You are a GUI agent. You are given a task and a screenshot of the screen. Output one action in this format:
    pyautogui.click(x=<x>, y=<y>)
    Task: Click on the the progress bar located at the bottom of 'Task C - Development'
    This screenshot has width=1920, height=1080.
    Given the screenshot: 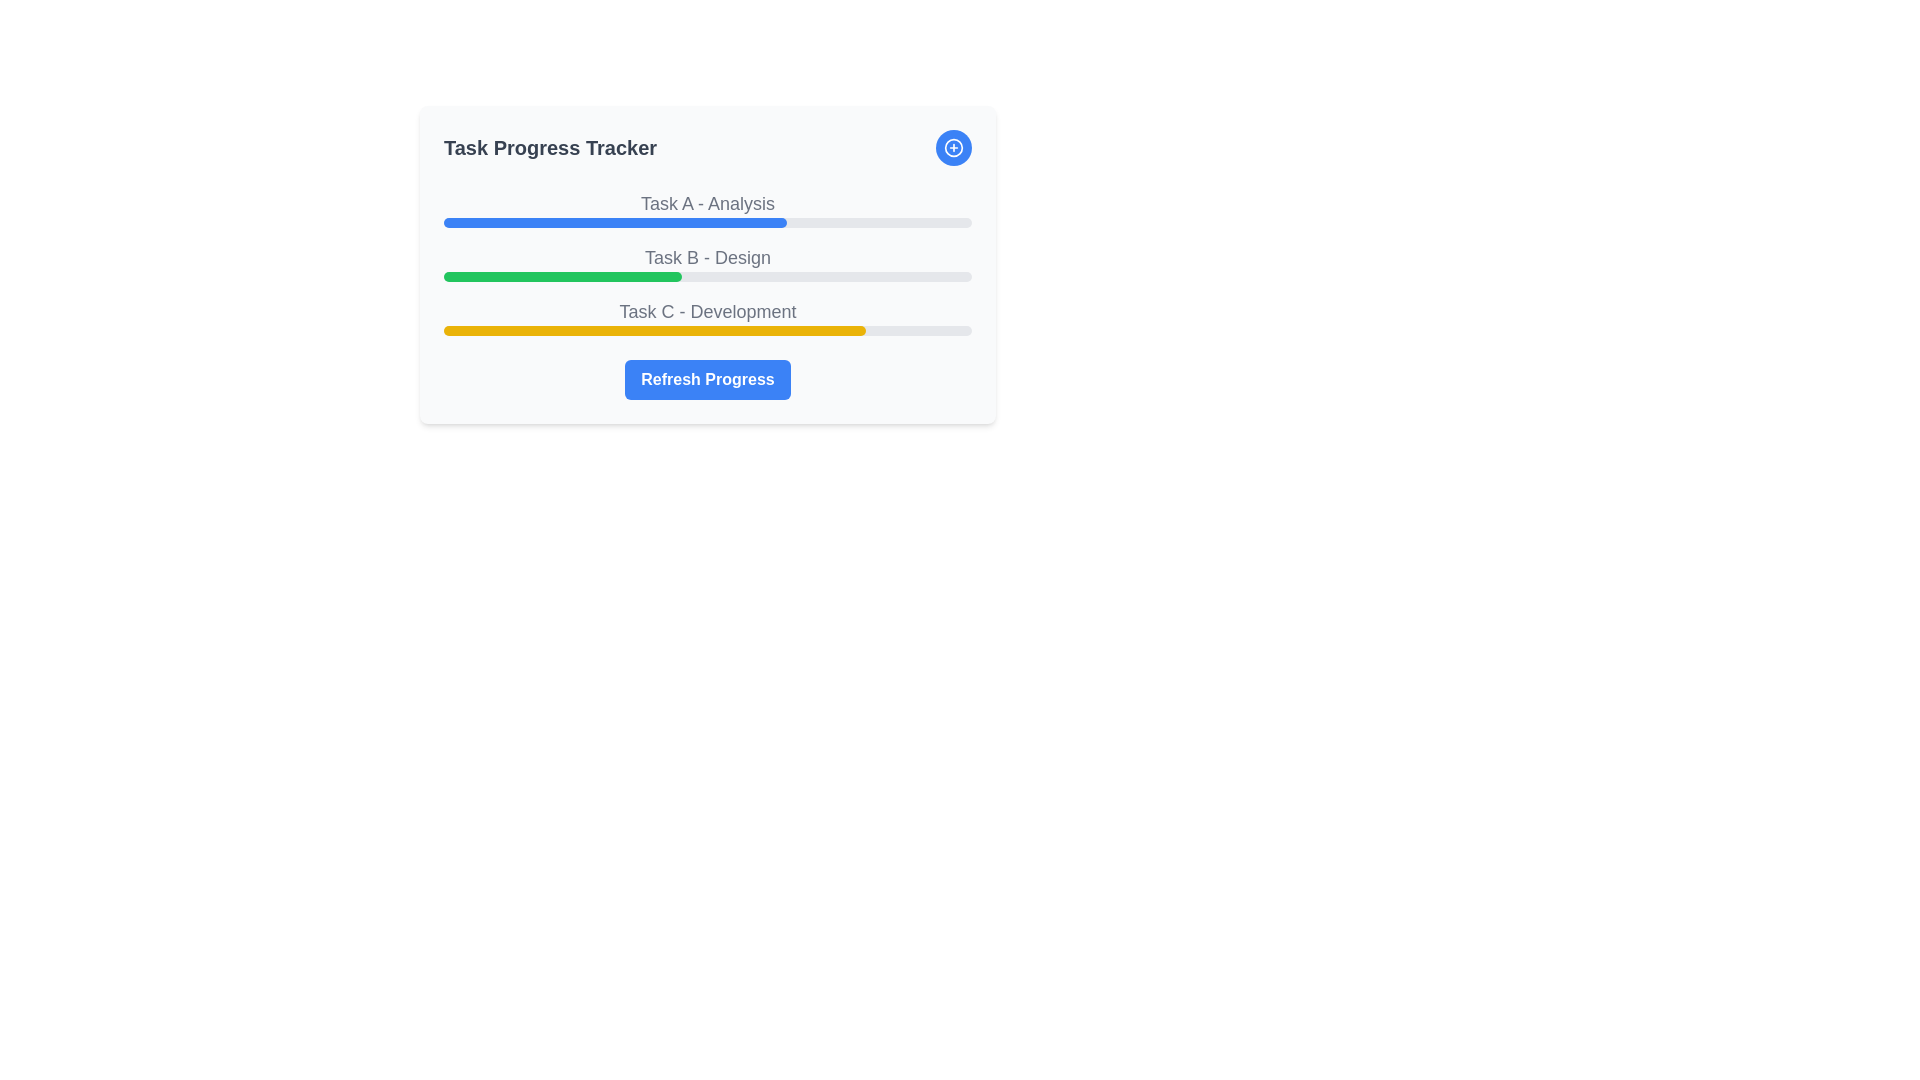 What is the action you would take?
    pyautogui.click(x=708, y=330)
    